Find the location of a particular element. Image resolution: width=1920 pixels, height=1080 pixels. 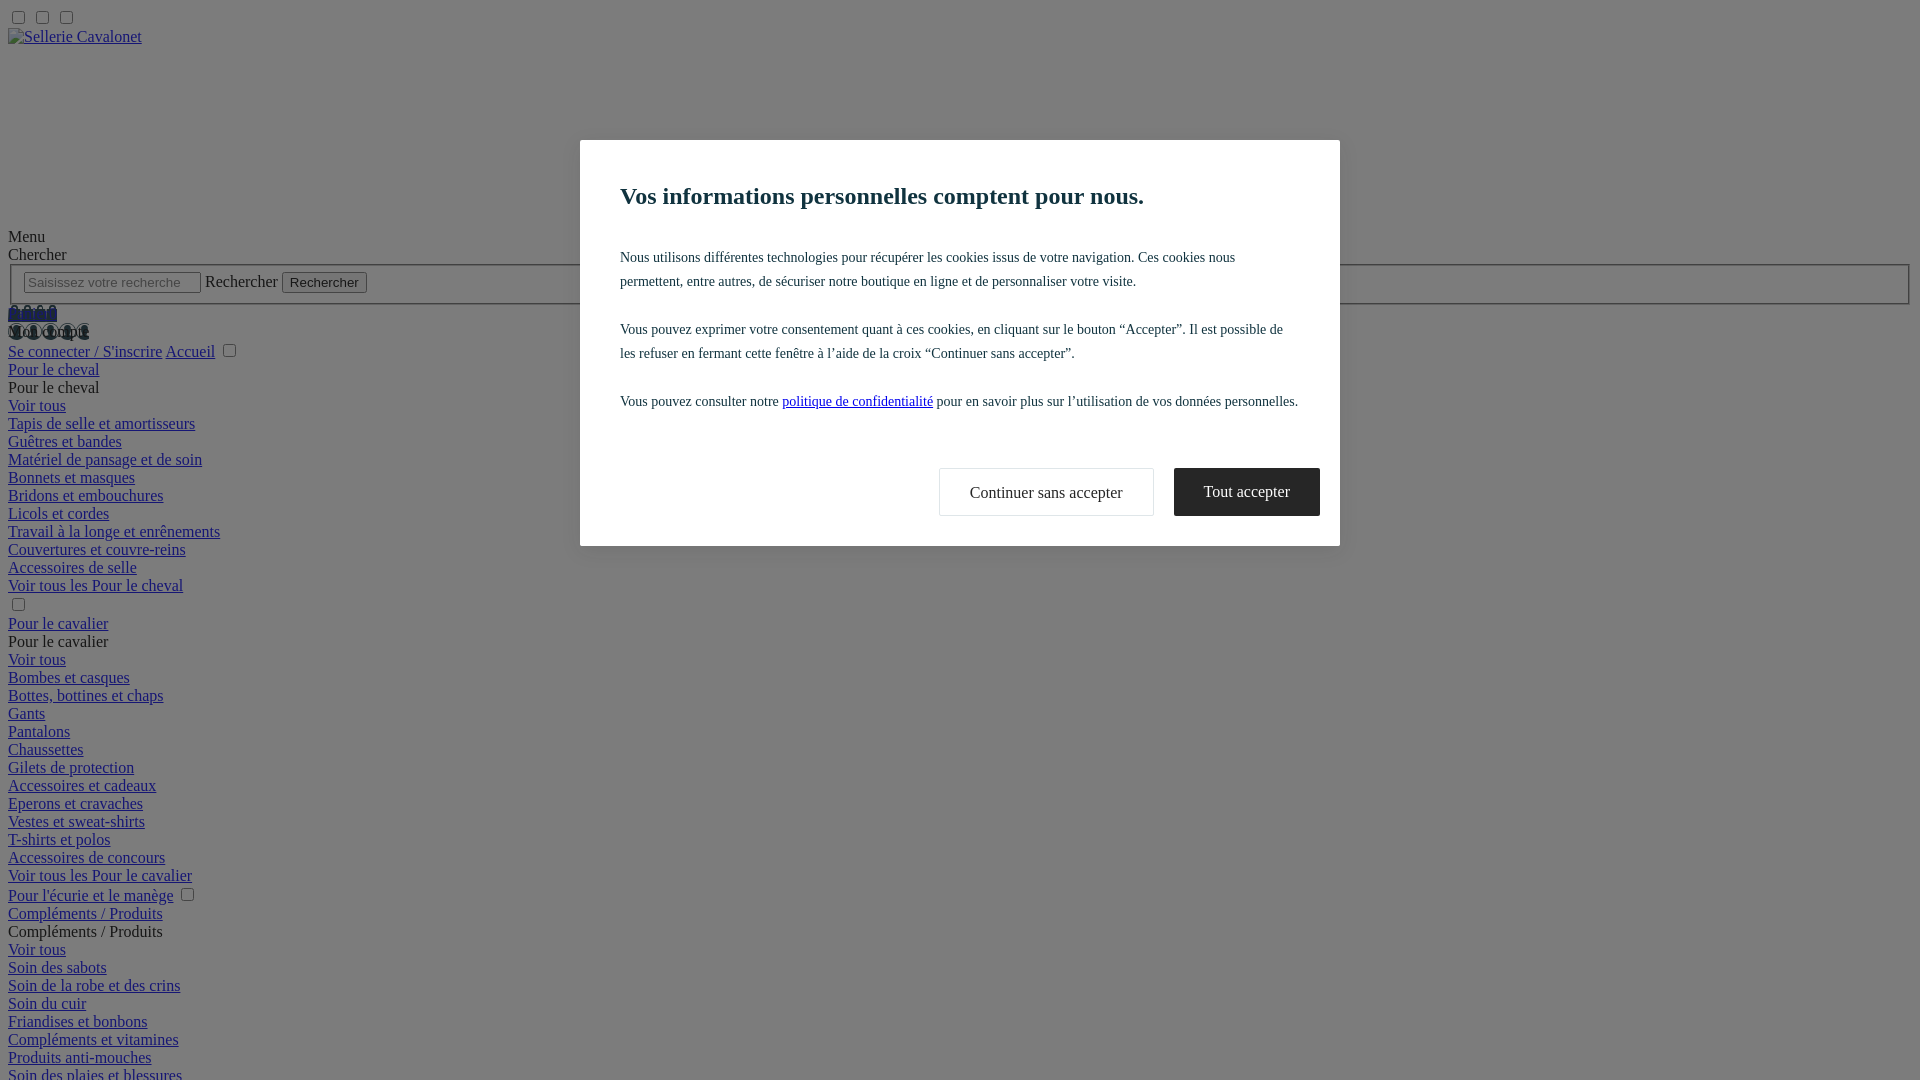

'Pour le cavalier' is located at coordinates (57, 622).